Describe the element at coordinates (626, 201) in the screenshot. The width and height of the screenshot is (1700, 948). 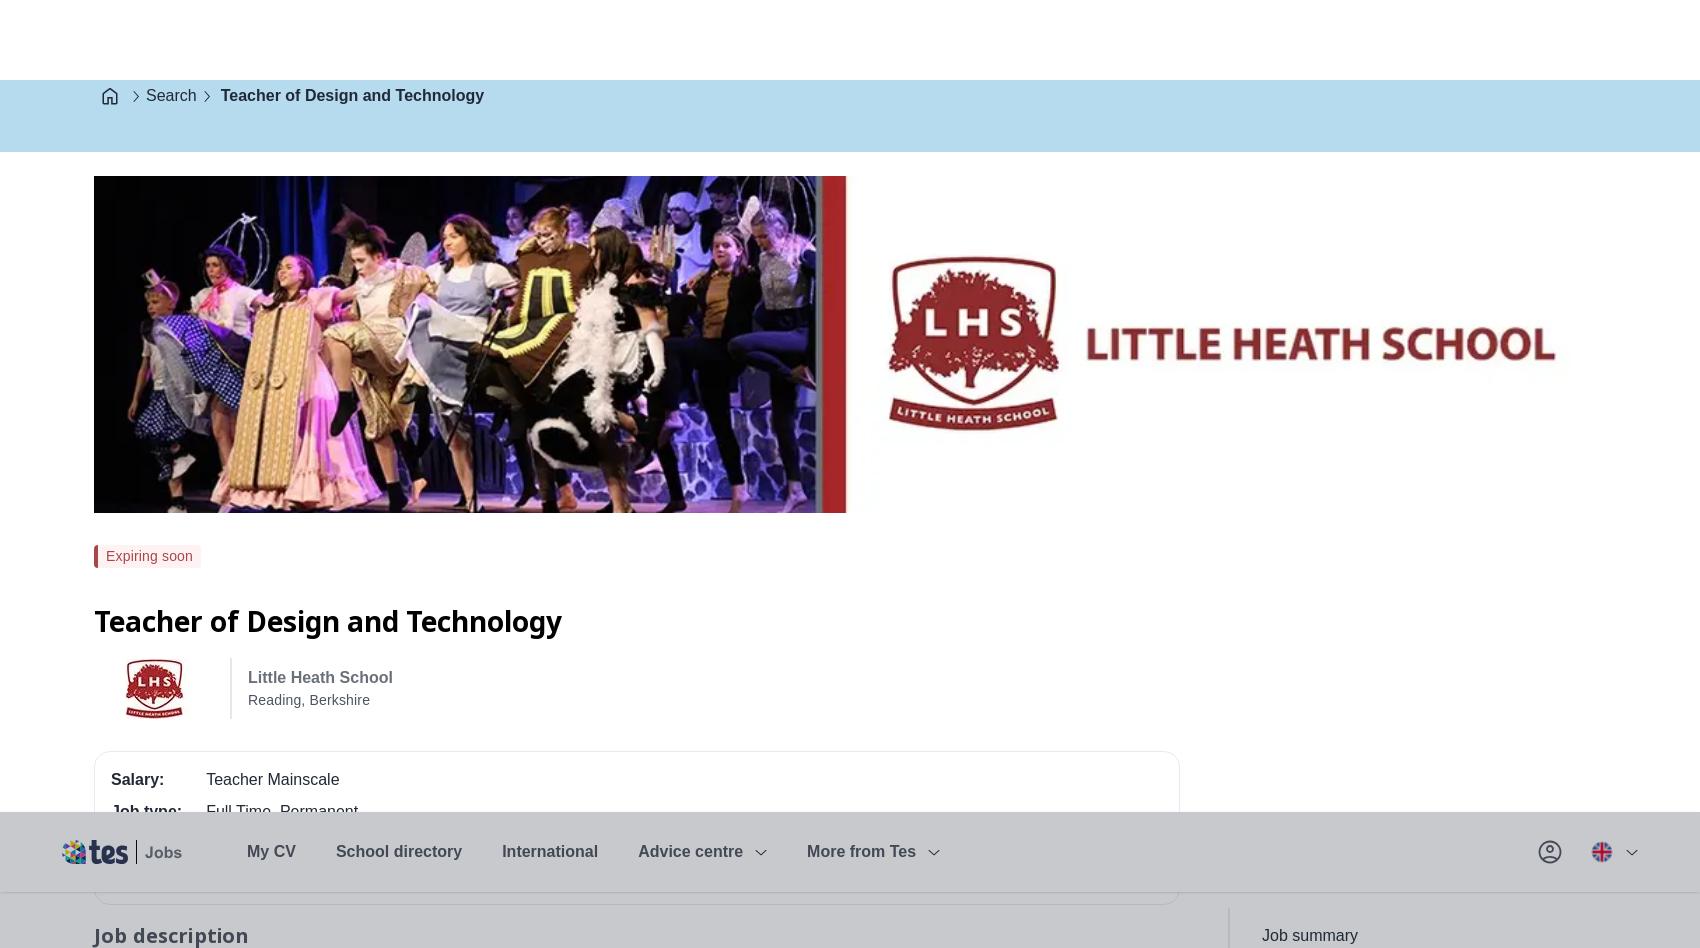
I see `'We are seeking to appoint an inspirational and enthusiastic teacher of design and technology across all Key Stages. This will be a significant teaching role within a growing Technology team, at a time when the department is expanding through the development of a new KS3 Curriculum and the introduction of new courses at both KS4 and KS5.   The successful candidate will have an opportunity to contribute to curriculum developments at KS3, KS4 and KS5.'` at that location.